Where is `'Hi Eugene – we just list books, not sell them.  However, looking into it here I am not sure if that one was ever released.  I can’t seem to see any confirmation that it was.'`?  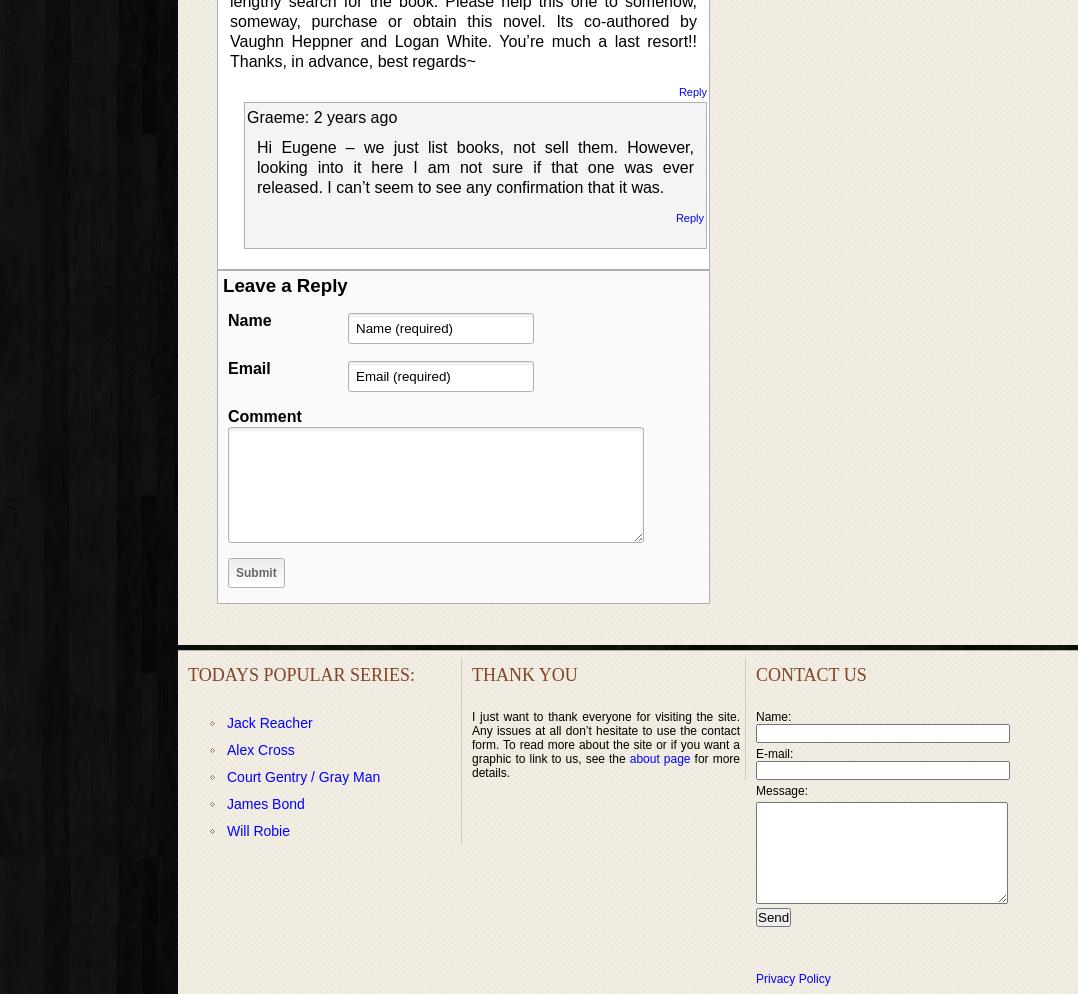
'Hi Eugene – we just list books, not sell them.  However, looking into it here I am not sure if that one was ever released.  I can’t seem to see any confirmation that it was.' is located at coordinates (474, 167).